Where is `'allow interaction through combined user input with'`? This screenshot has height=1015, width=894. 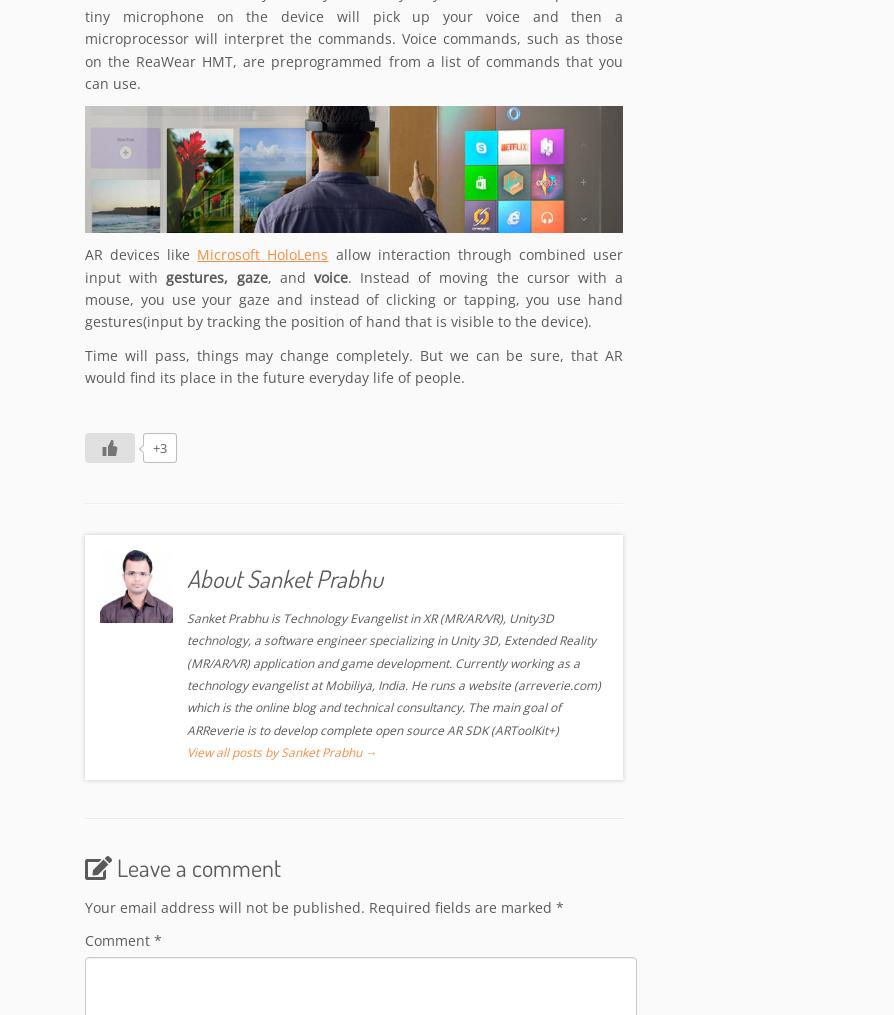 'allow interaction through combined user input with' is located at coordinates (353, 267).